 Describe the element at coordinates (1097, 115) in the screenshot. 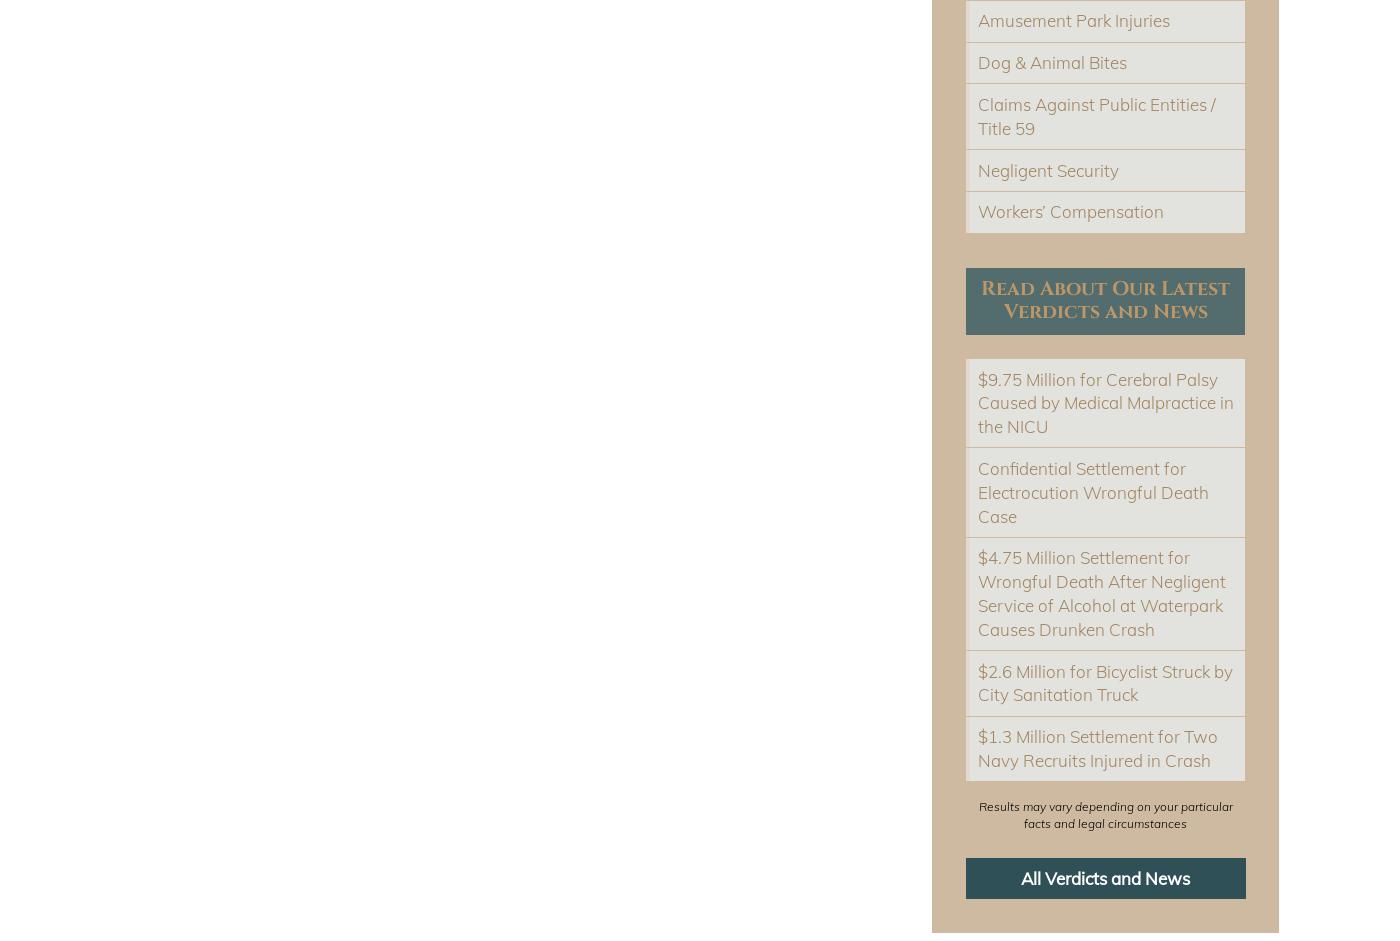

I see `'Claims Against Public Entities / Title 59'` at that location.